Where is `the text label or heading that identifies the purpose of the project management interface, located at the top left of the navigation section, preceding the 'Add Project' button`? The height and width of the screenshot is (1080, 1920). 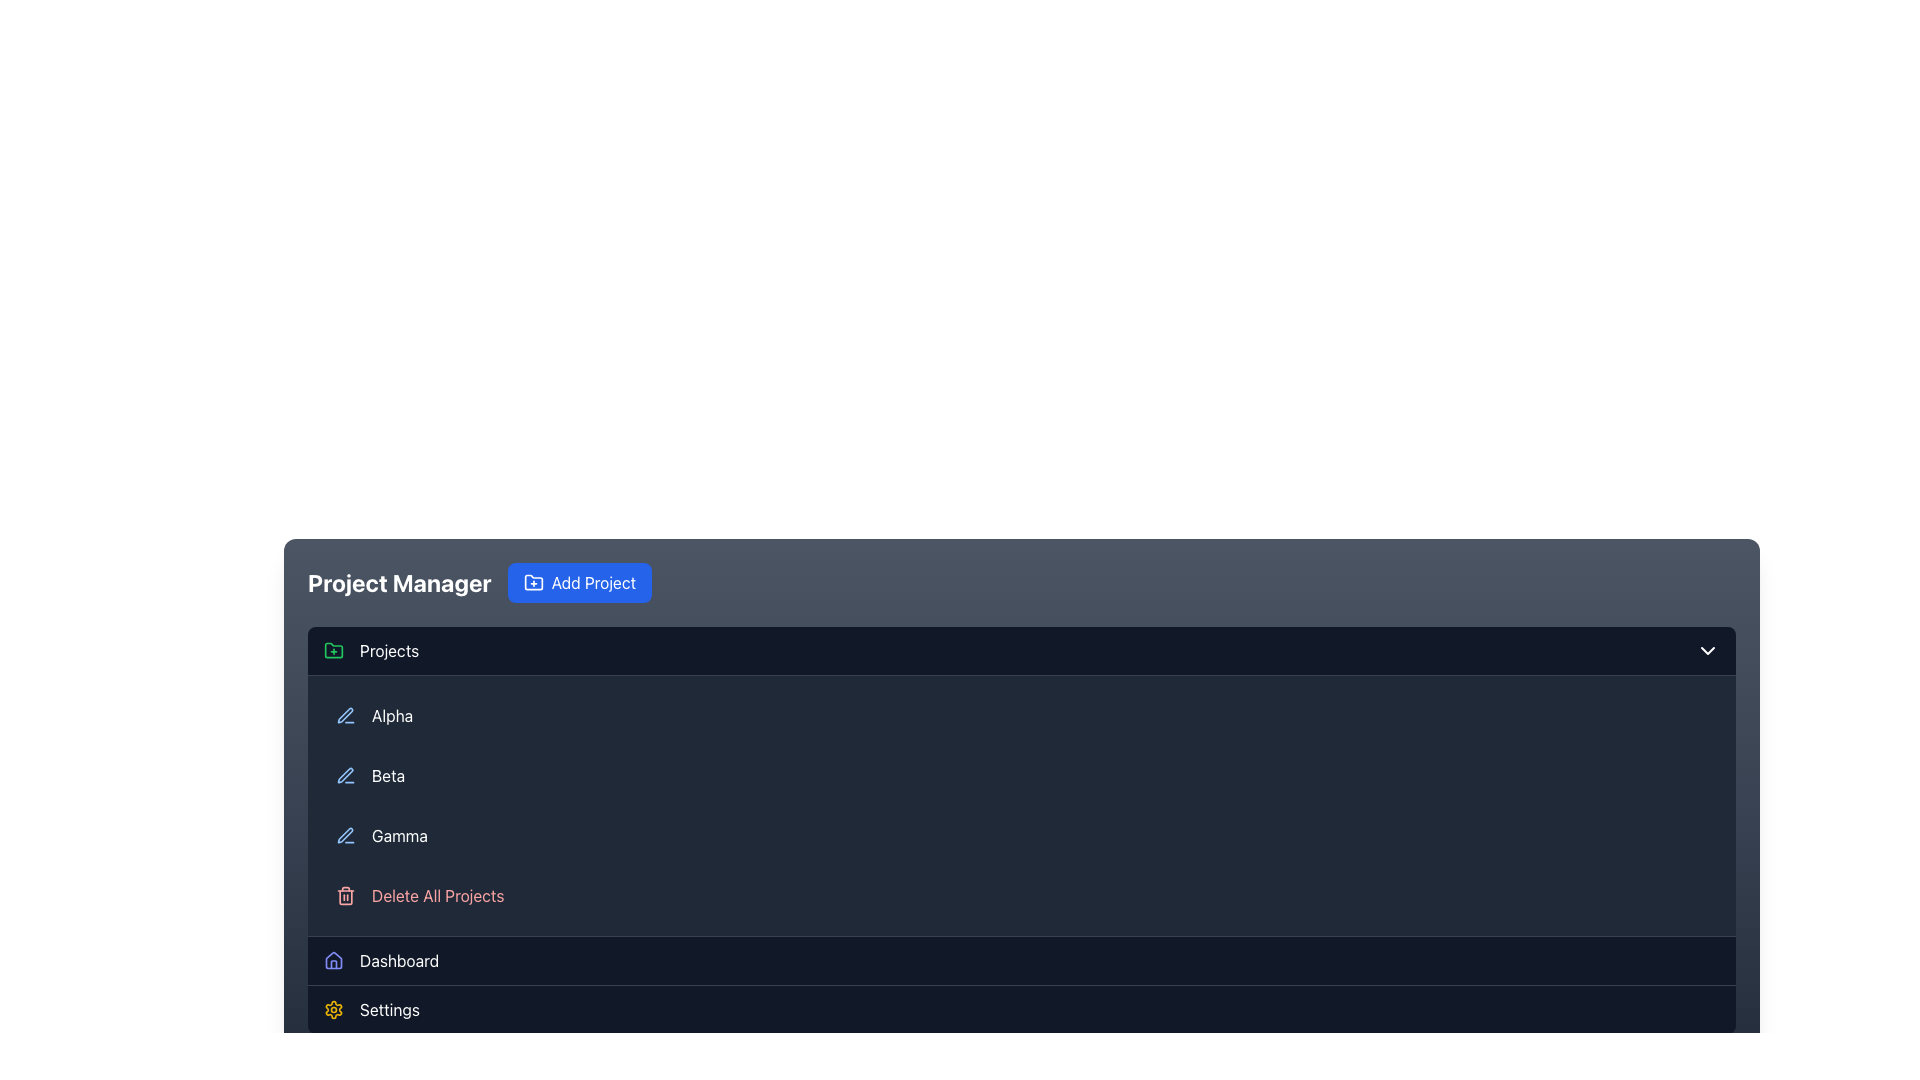 the text label or heading that identifies the purpose of the project management interface, located at the top left of the navigation section, preceding the 'Add Project' button is located at coordinates (399, 582).